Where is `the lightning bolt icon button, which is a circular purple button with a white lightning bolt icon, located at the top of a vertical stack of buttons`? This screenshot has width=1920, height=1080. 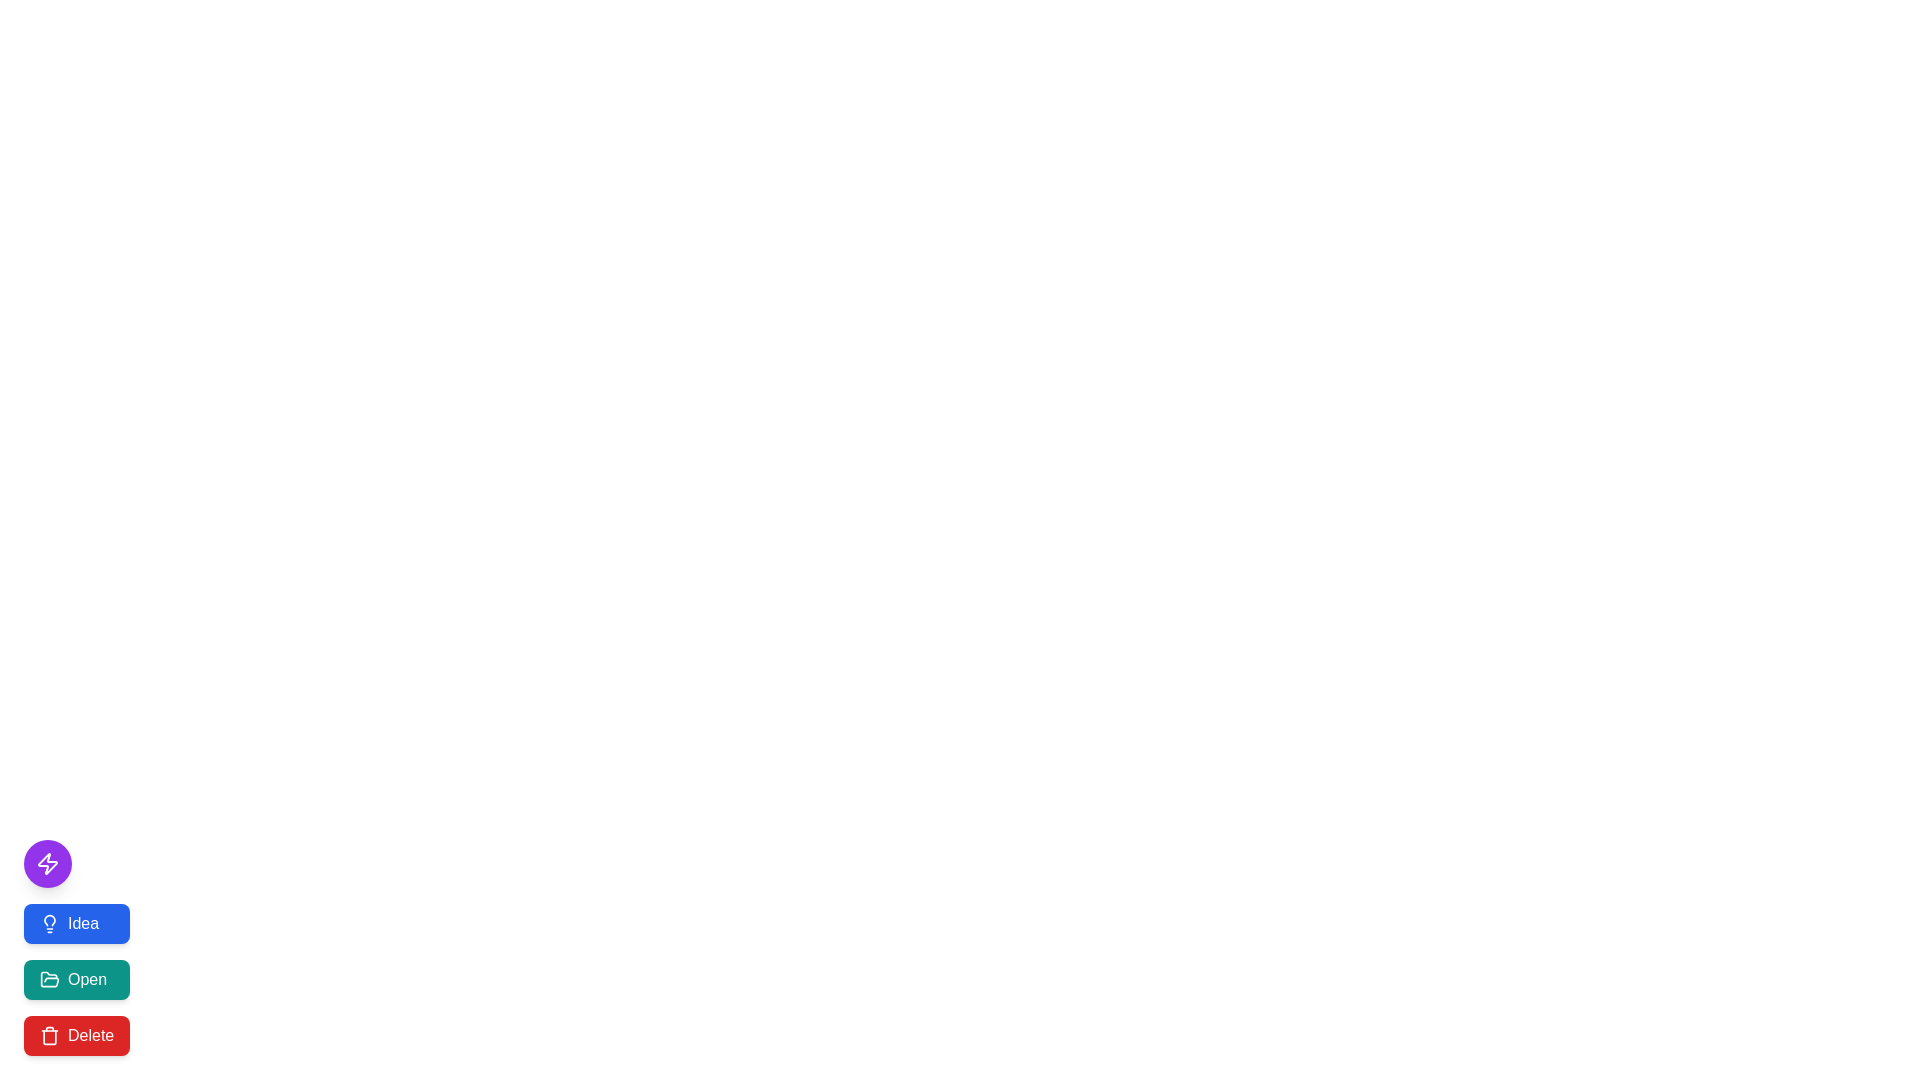 the lightning bolt icon button, which is a circular purple button with a white lightning bolt icon, located at the top of a vertical stack of buttons is located at coordinates (48, 863).